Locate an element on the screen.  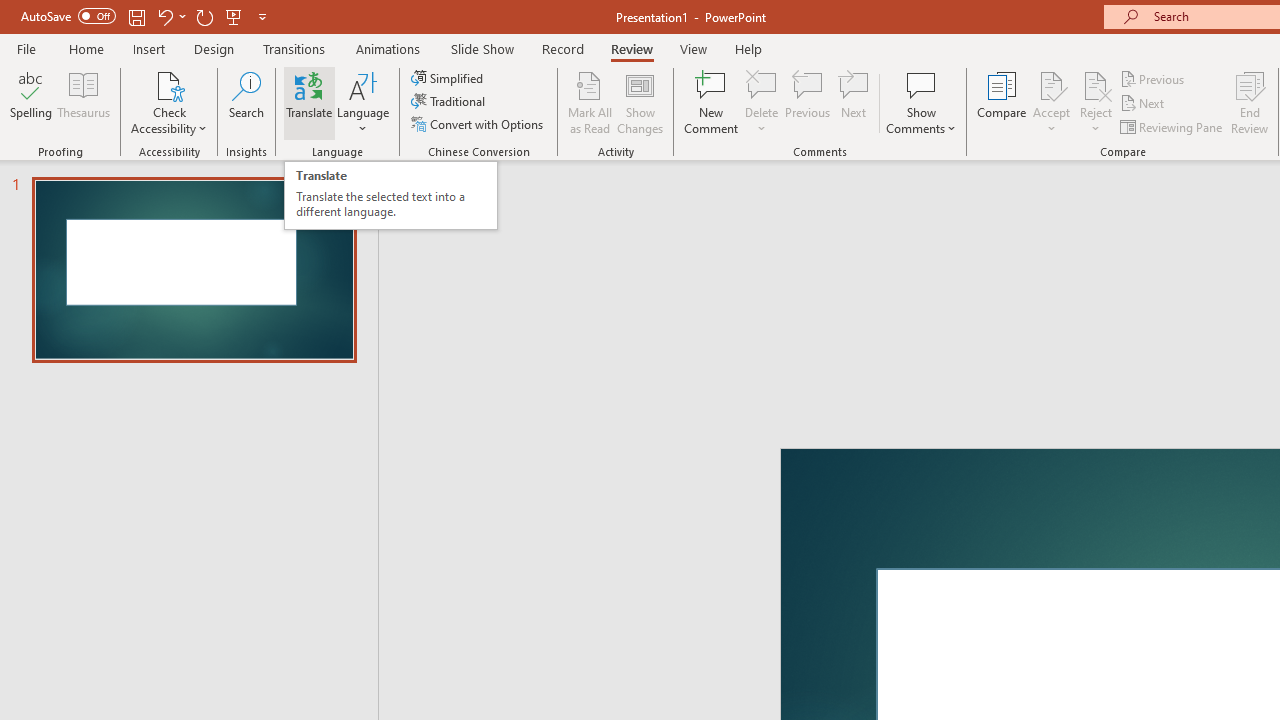
'Traditional' is located at coordinates (448, 101).